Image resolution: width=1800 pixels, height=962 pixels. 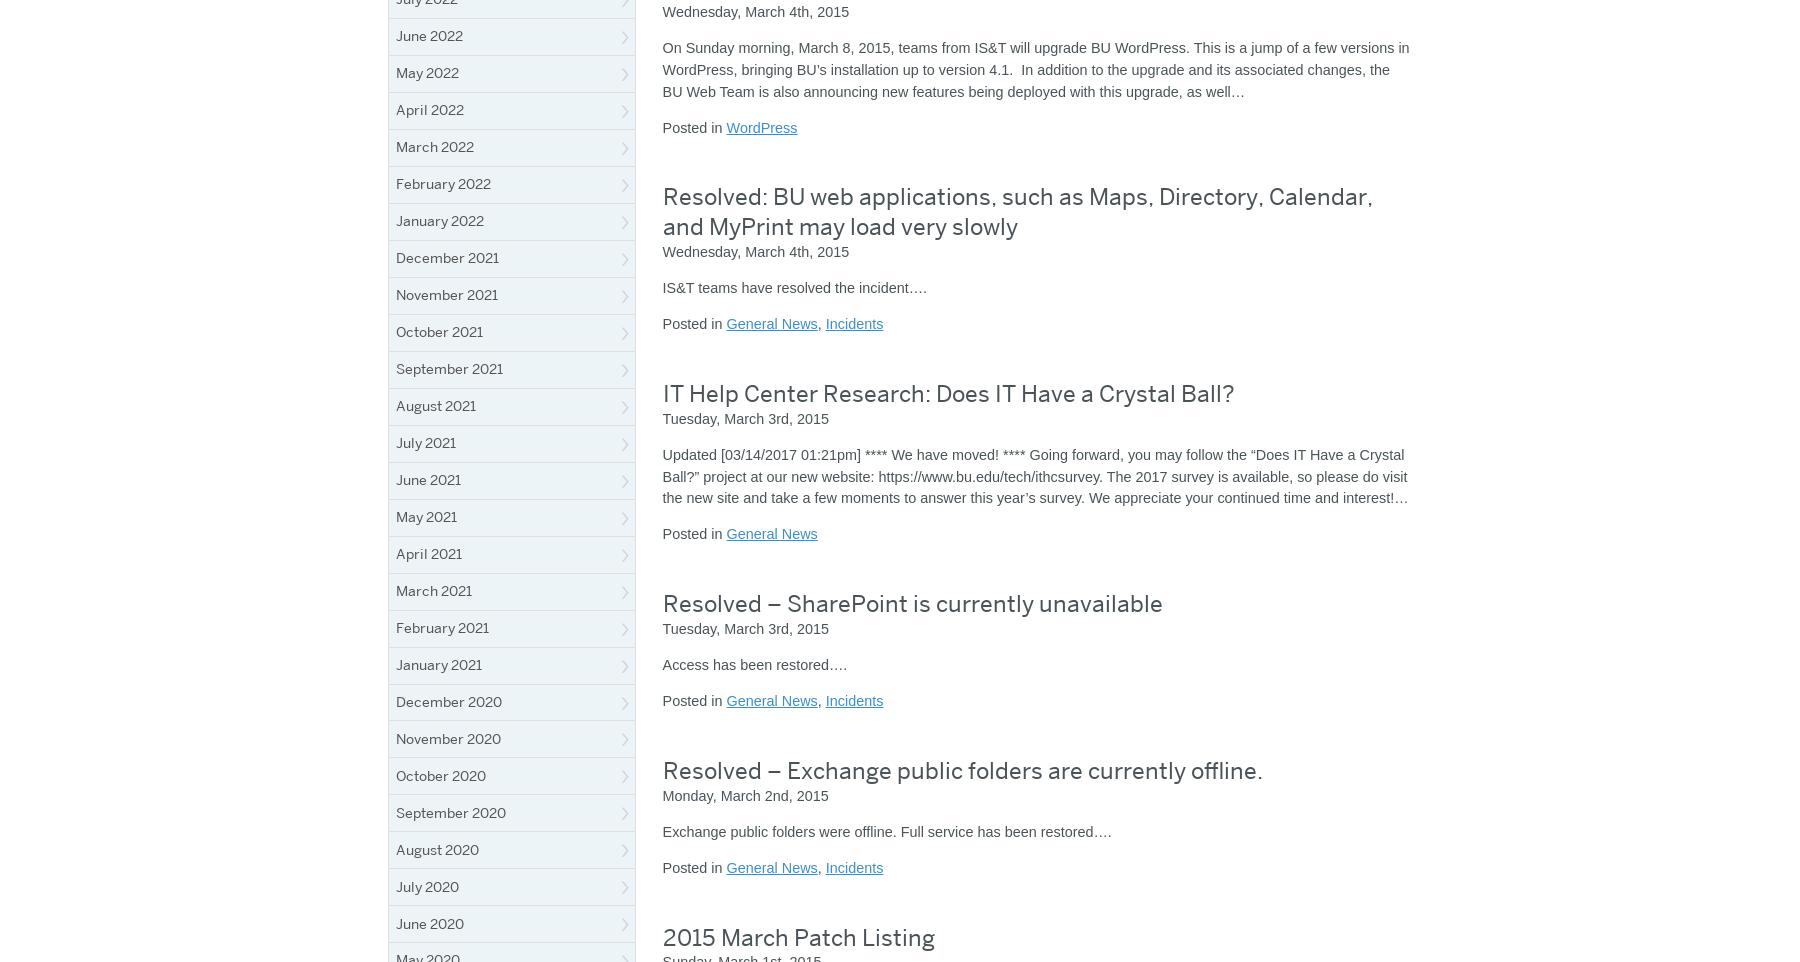 What do you see at coordinates (1016, 210) in the screenshot?
I see `'Resolved: BU web applications, such as Maps, Directory, Calendar, and MyPrint may load very slowly'` at bounding box center [1016, 210].